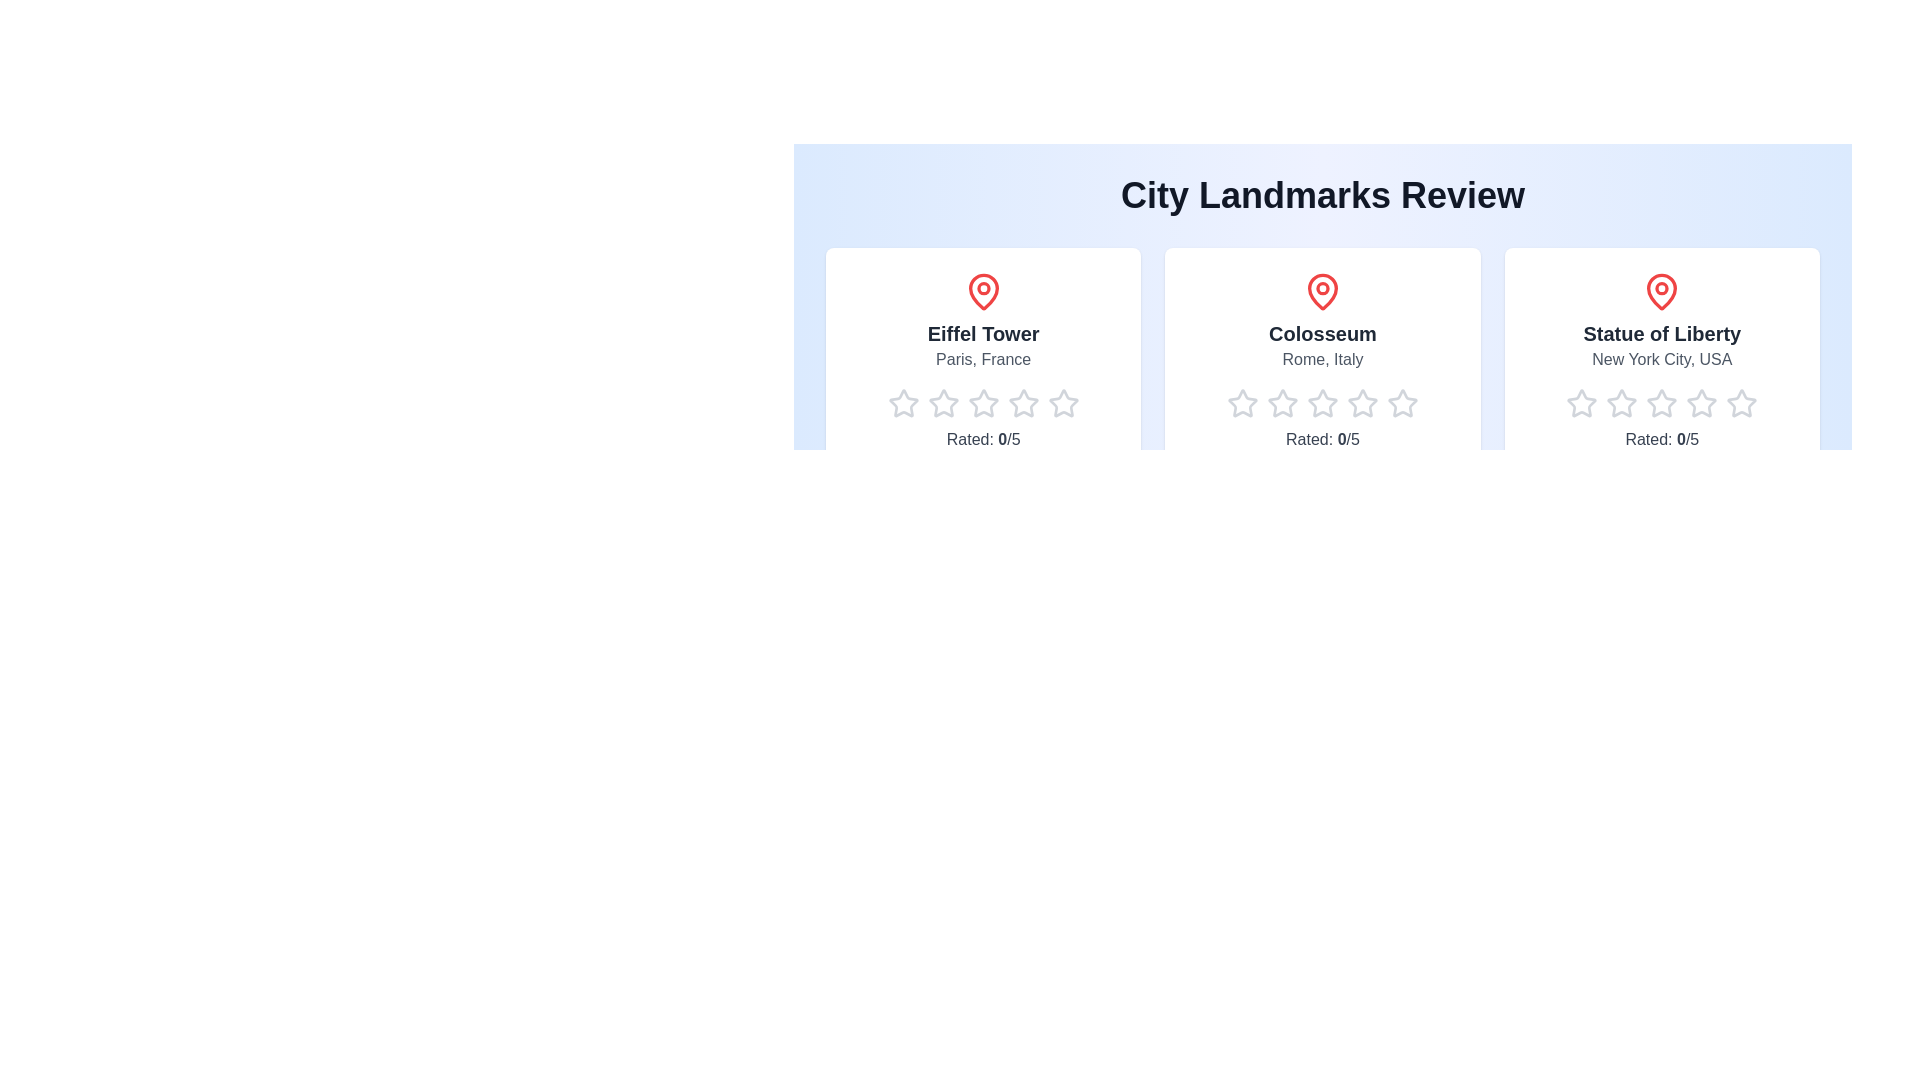 This screenshot has width=1920, height=1080. What do you see at coordinates (1266, 404) in the screenshot?
I see `the star corresponding to 2 for the landmark Colosseum` at bounding box center [1266, 404].